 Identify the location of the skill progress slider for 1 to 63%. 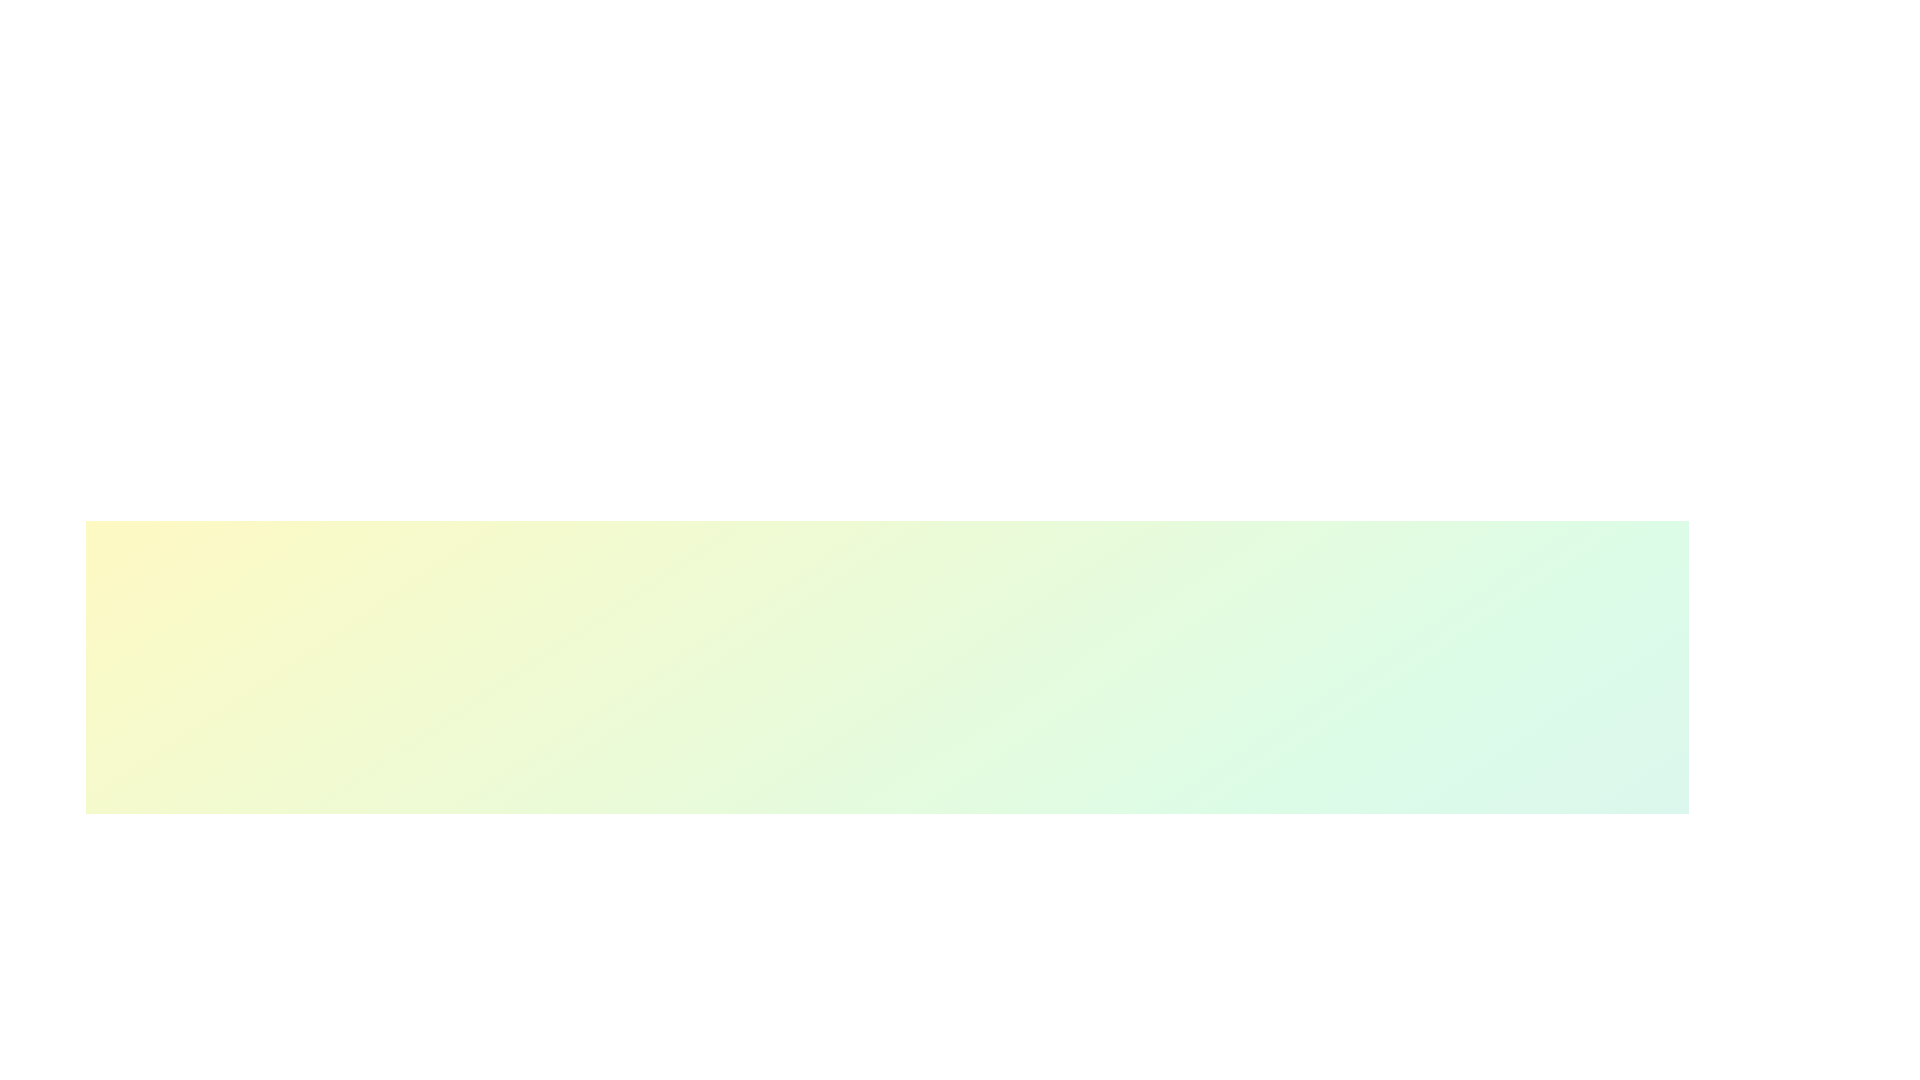
(944, 1068).